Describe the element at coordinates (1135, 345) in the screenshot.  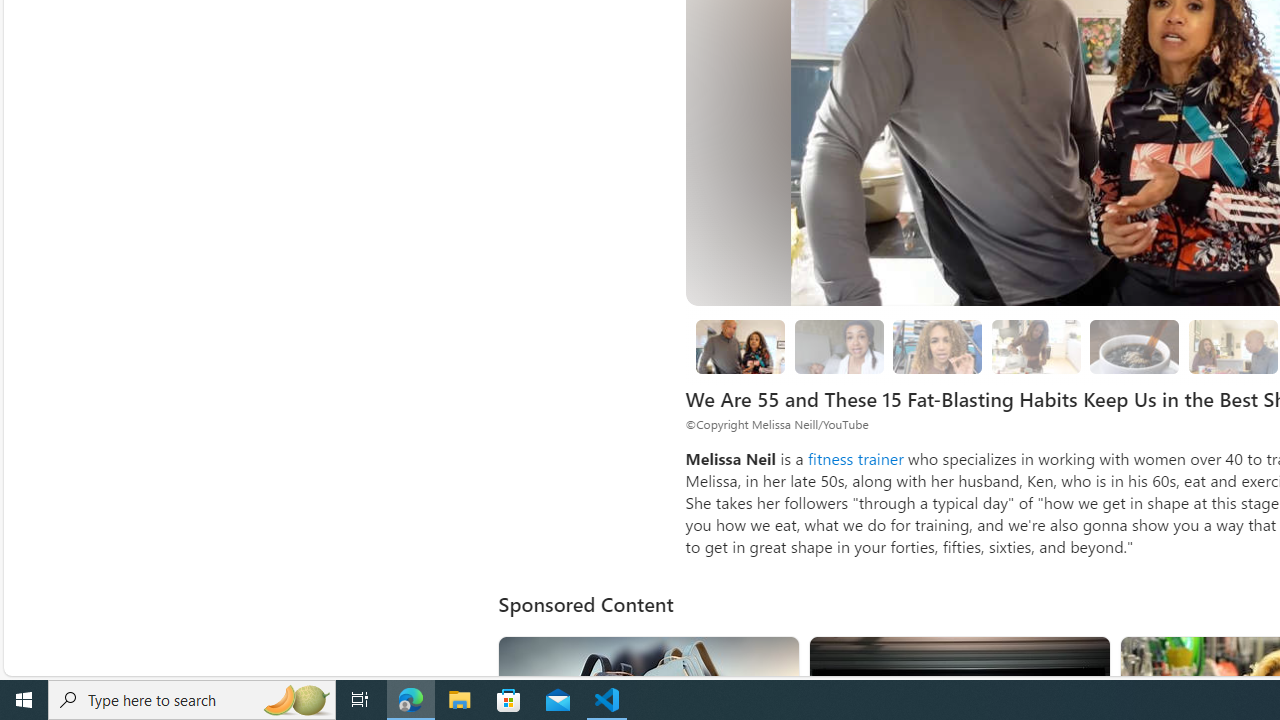
I see `'8 Be Mindful of Coffee'` at that location.